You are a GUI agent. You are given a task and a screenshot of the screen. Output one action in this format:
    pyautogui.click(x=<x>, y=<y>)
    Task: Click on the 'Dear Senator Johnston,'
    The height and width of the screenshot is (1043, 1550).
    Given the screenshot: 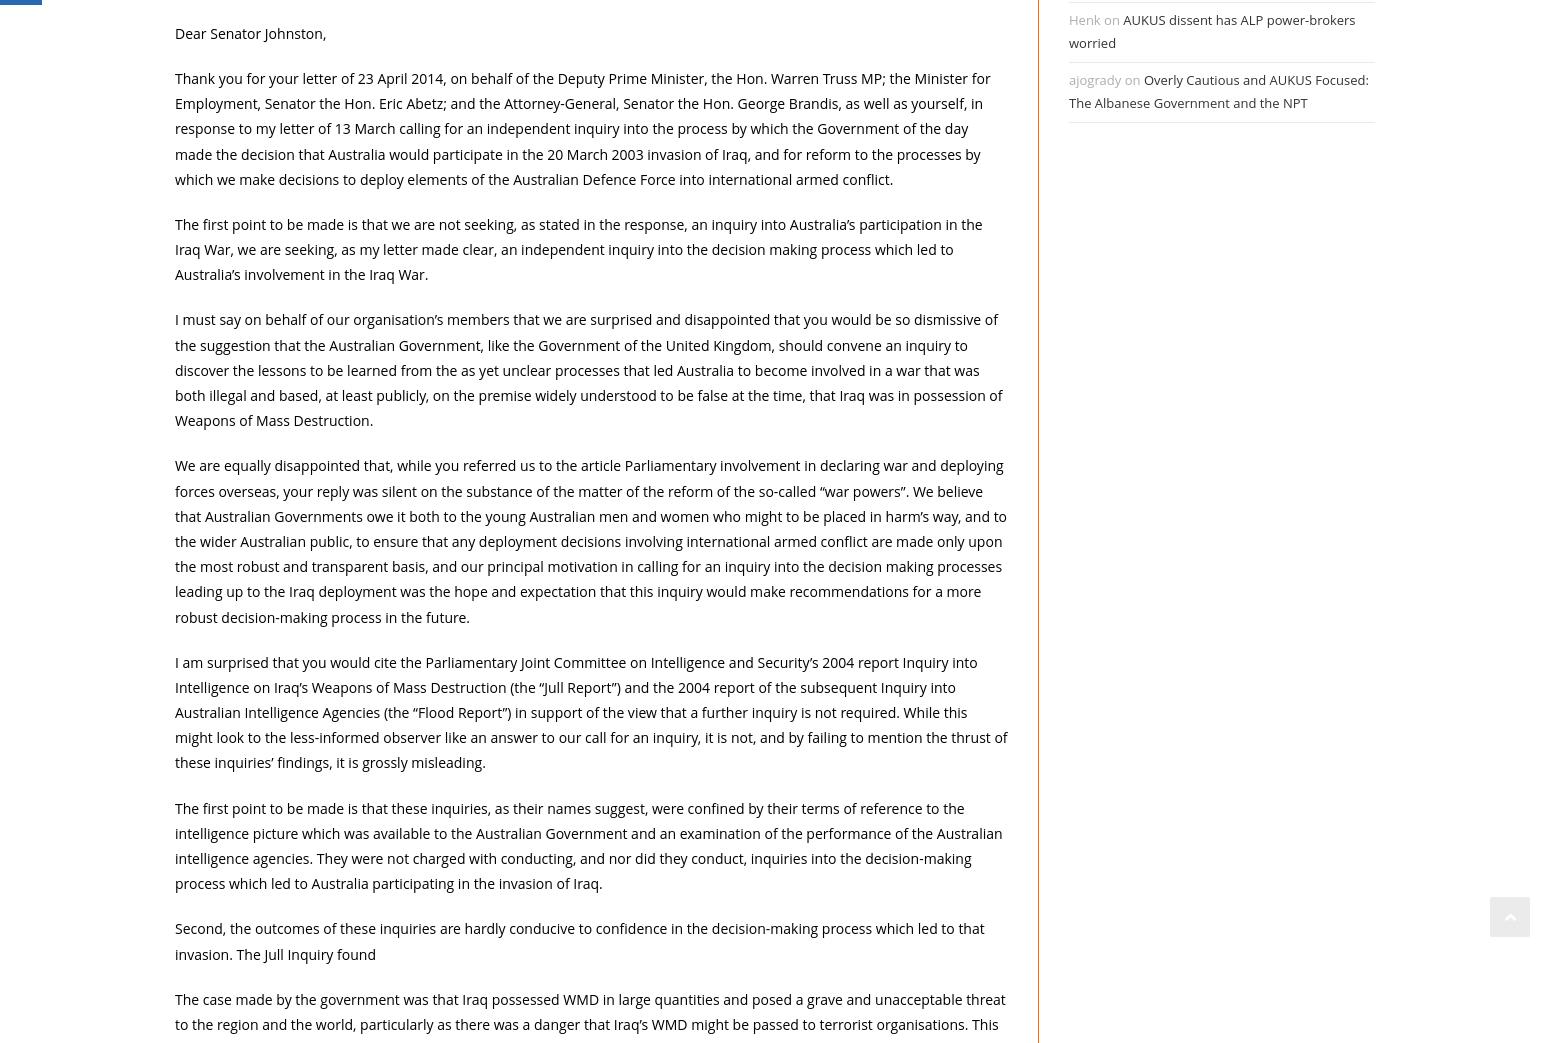 What is the action you would take?
    pyautogui.click(x=250, y=31)
    